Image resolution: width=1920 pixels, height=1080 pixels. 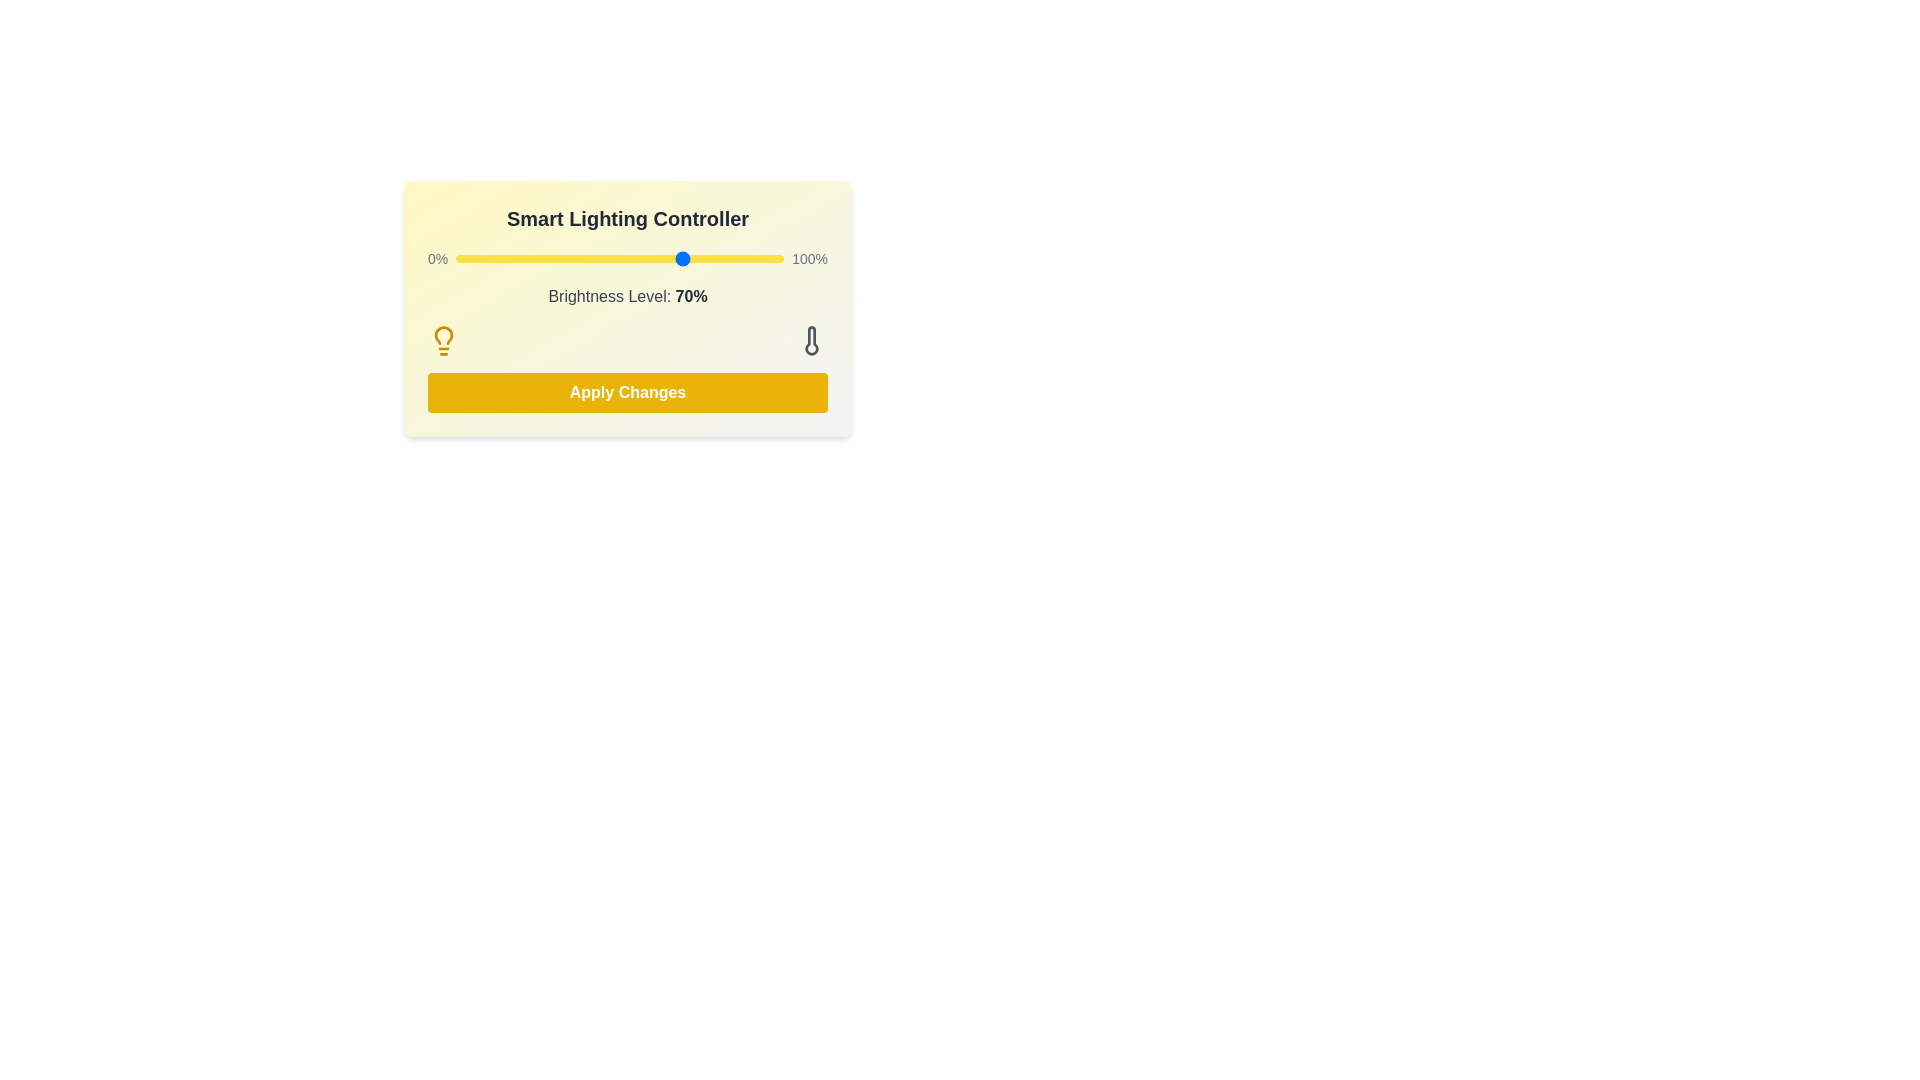 I want to click on the brightness slider to set the brightness to 0%, so click(x=455, y=257).